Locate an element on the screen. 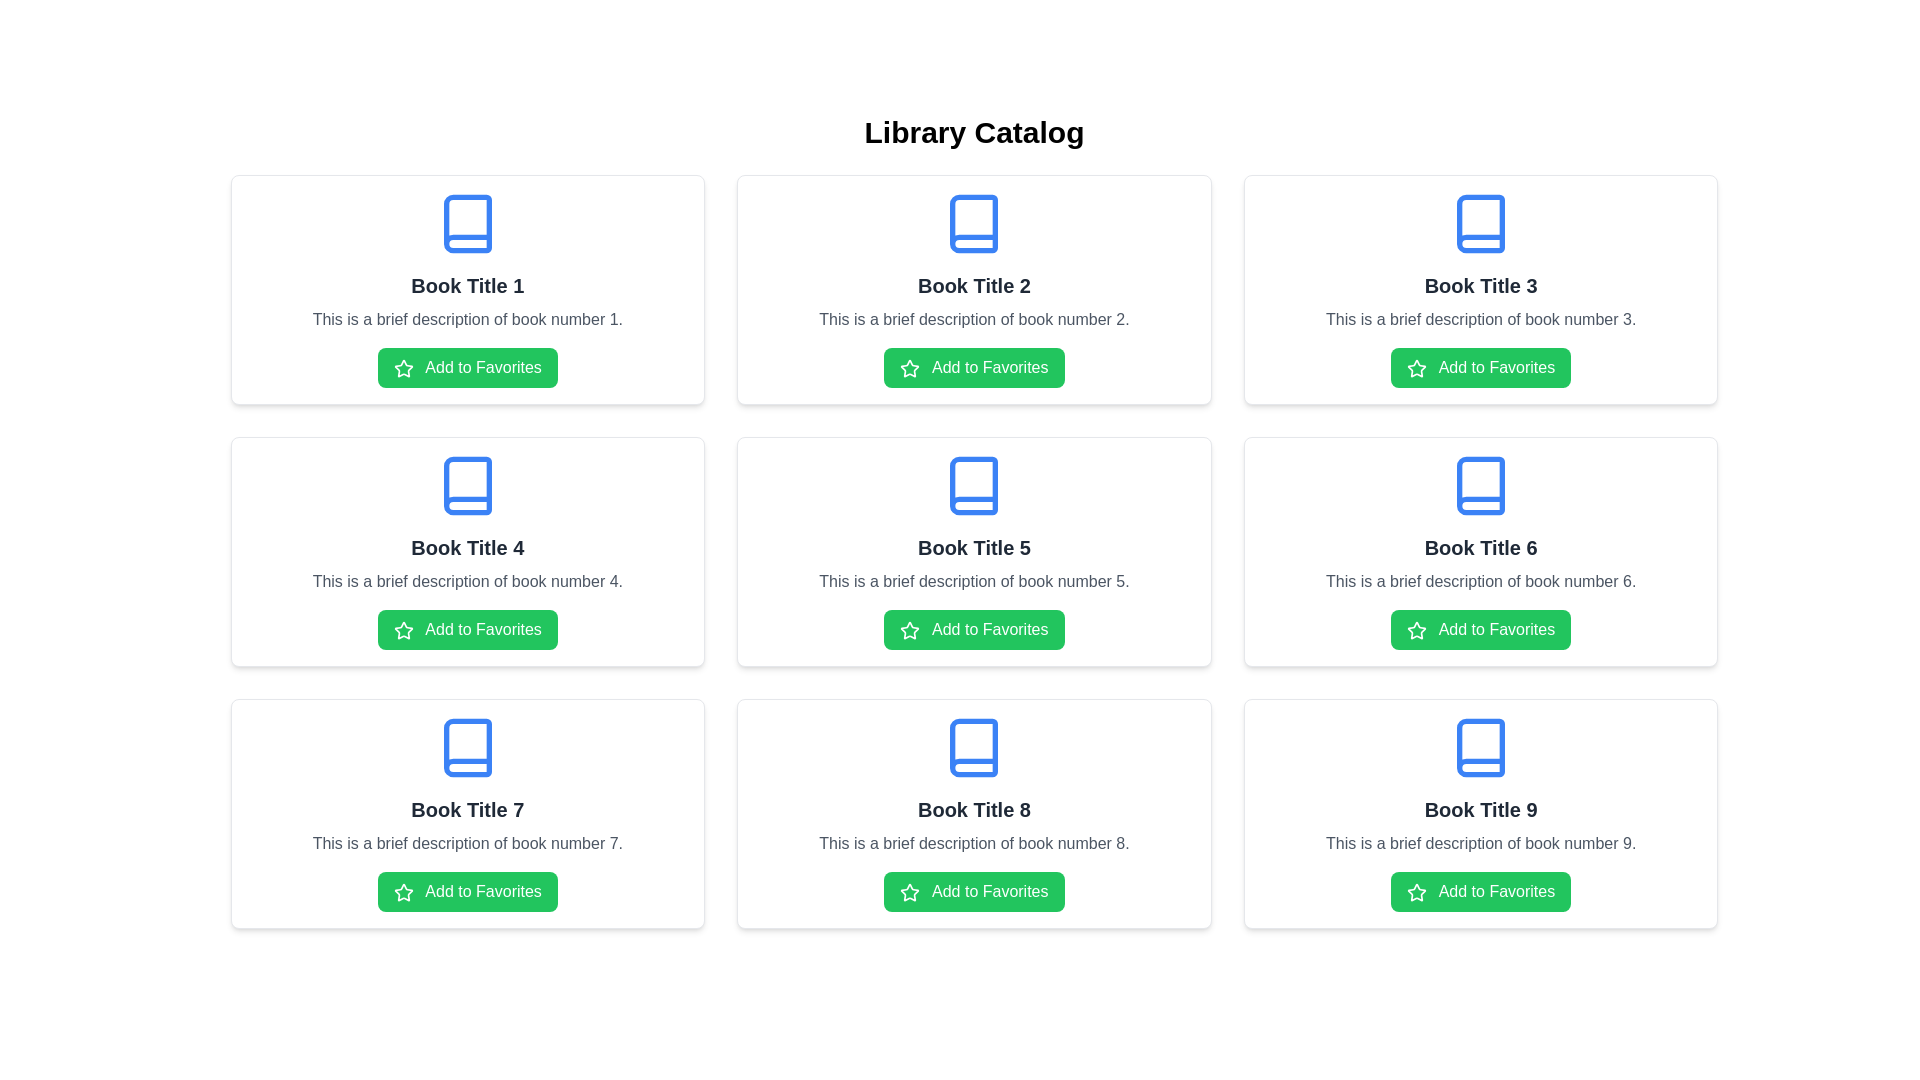  the green button labeled 'Add to Favorites' located at the bottom of the card for 'Book Title 4' by moving the cursor to its center is located at coordinates (466, 628).